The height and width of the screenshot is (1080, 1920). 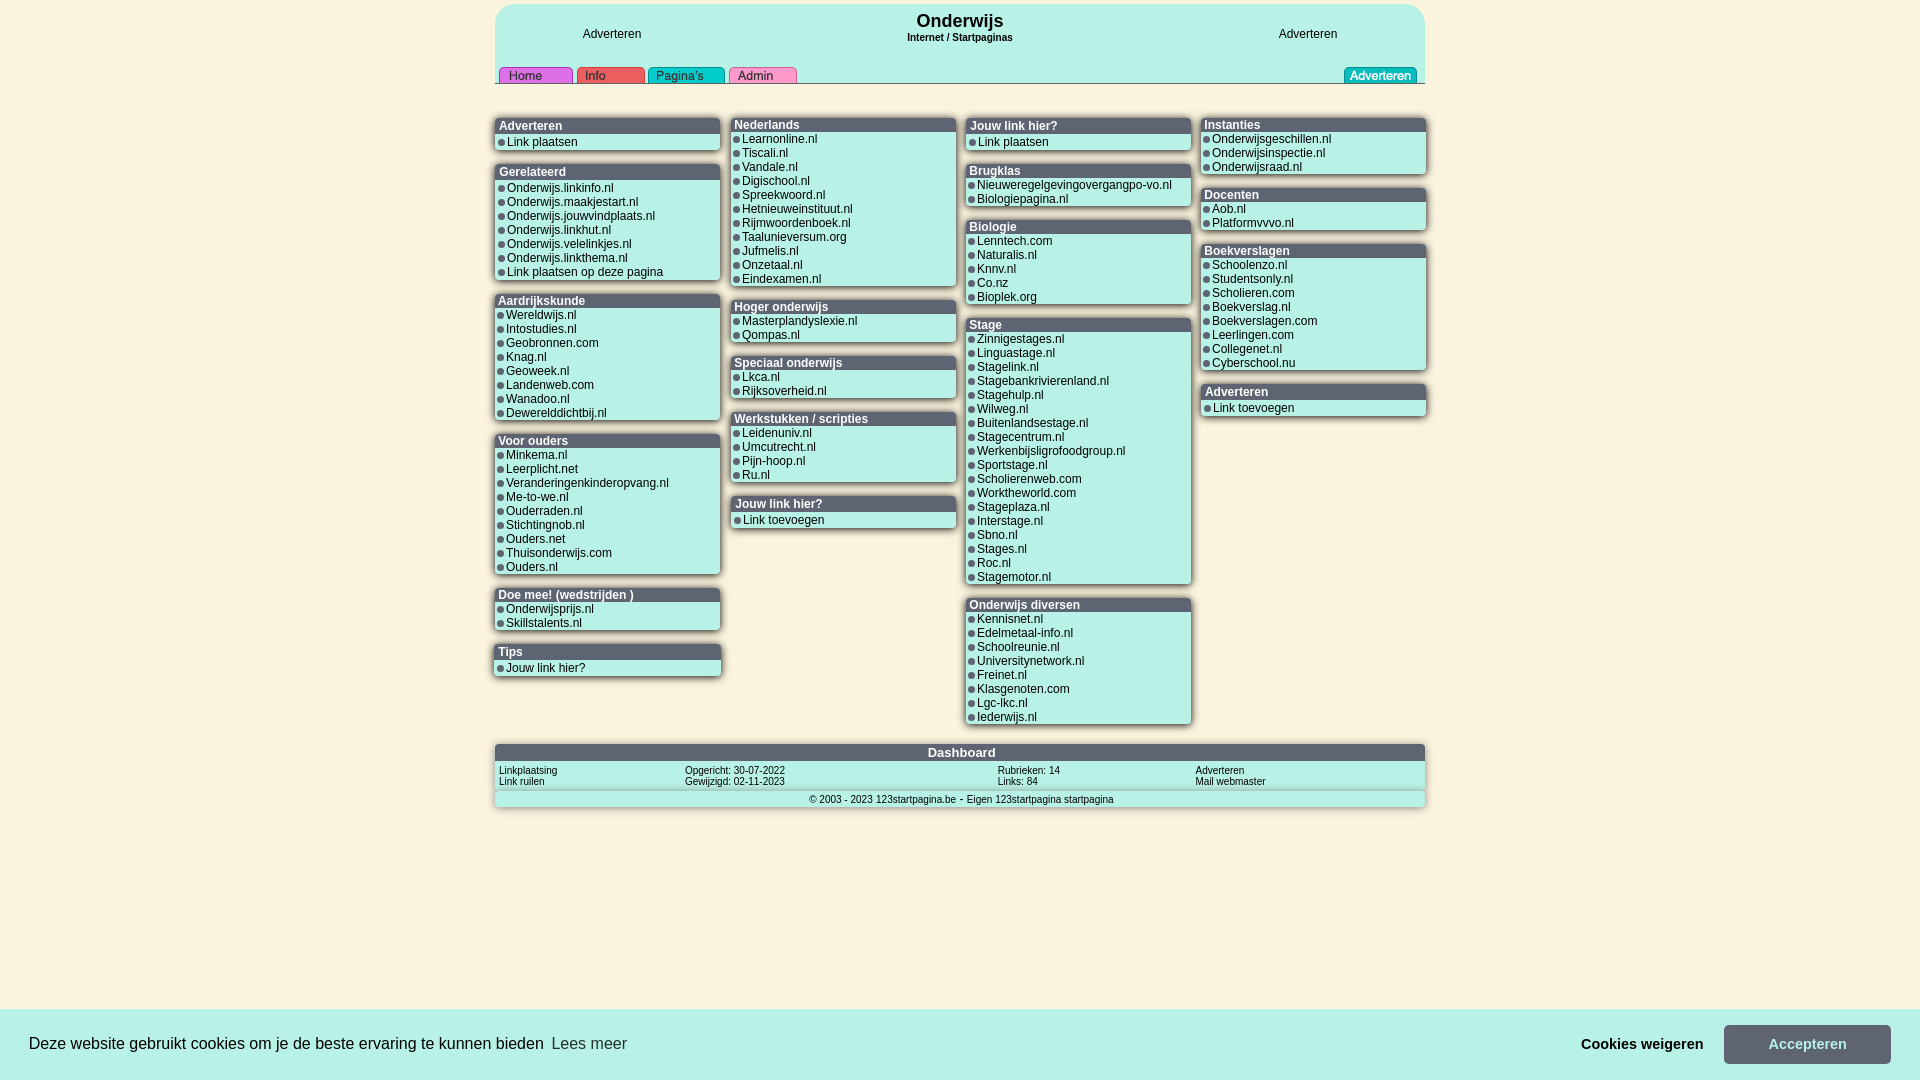 What do you see at coordinates (542, 469) in the screenshot?
I see `'Leerplicht.net'` at bounding box center [542, 469].